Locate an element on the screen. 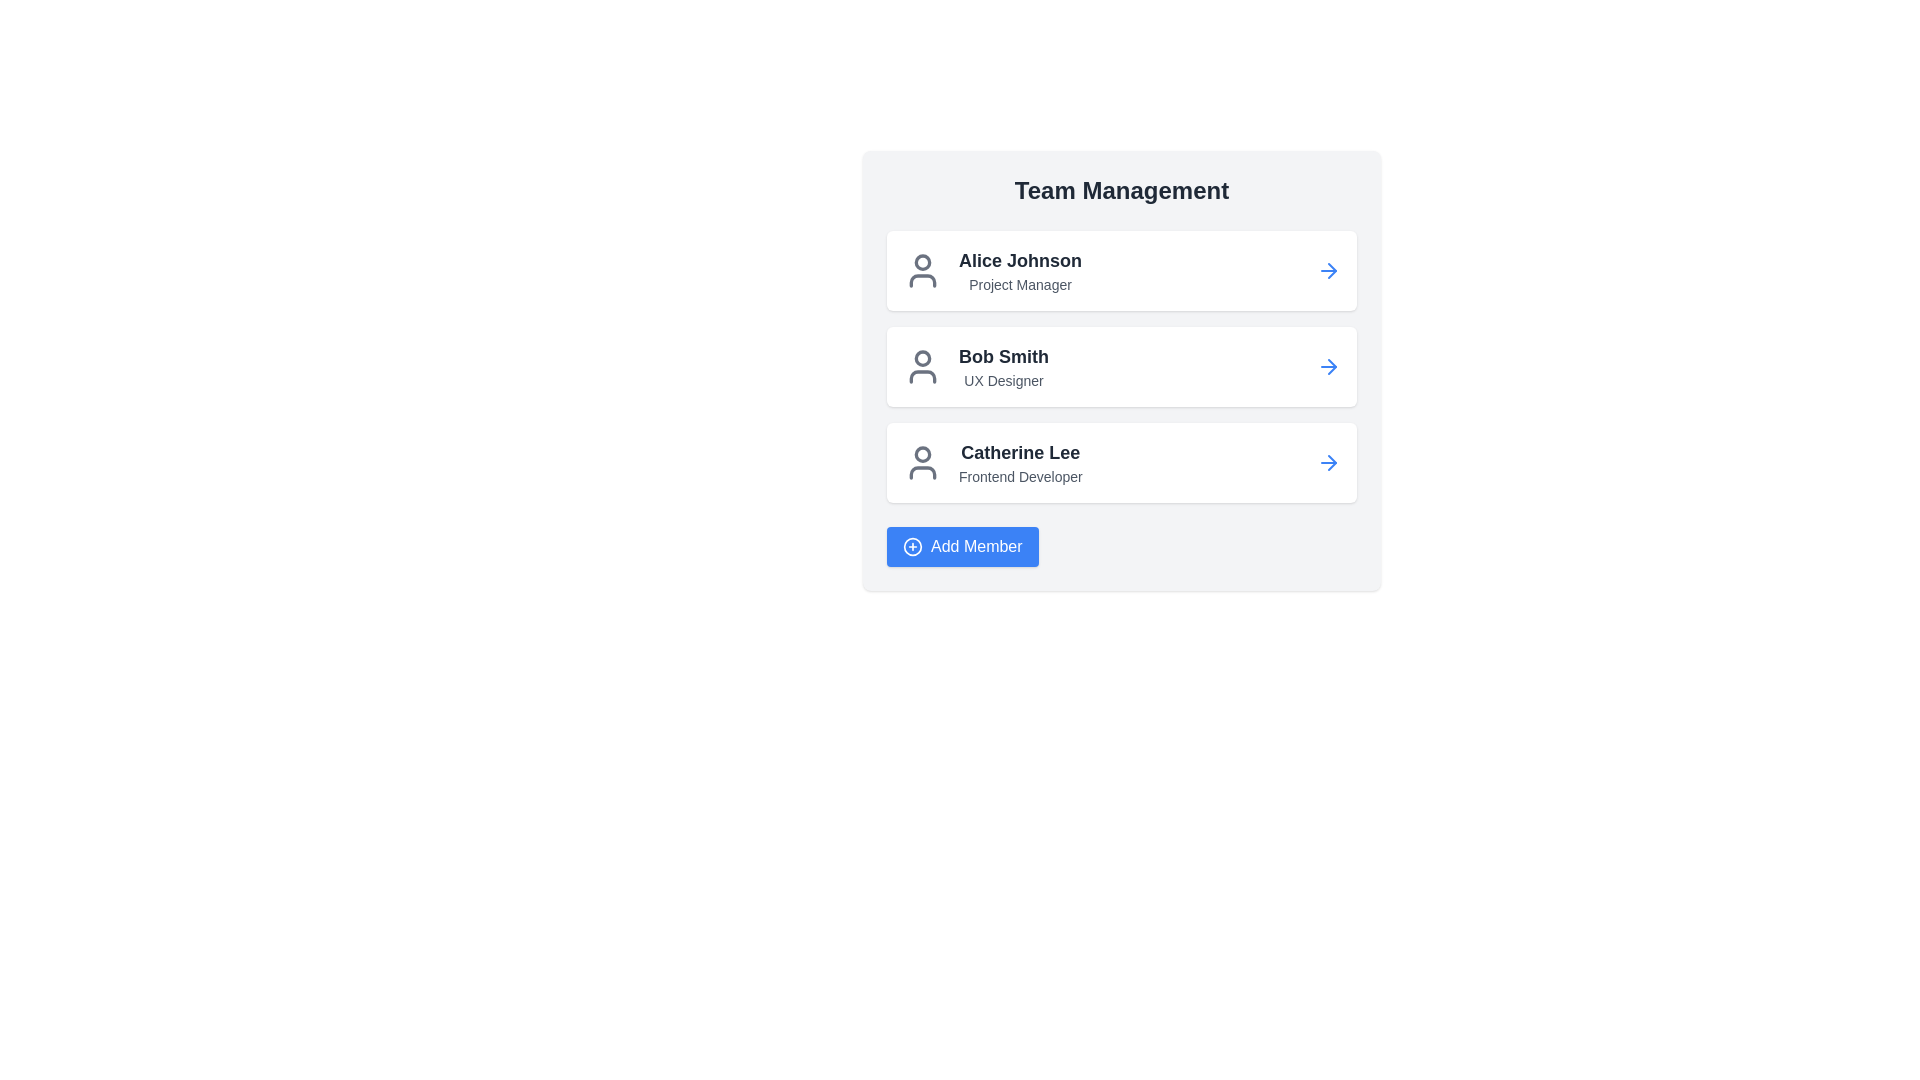 Image resolution: width=1920 pixels, height=1080 pixels. the second team member entry in the 'Team Management' section, which contains a name, title, and icons on both sides is located at coordinates (1122, 370).